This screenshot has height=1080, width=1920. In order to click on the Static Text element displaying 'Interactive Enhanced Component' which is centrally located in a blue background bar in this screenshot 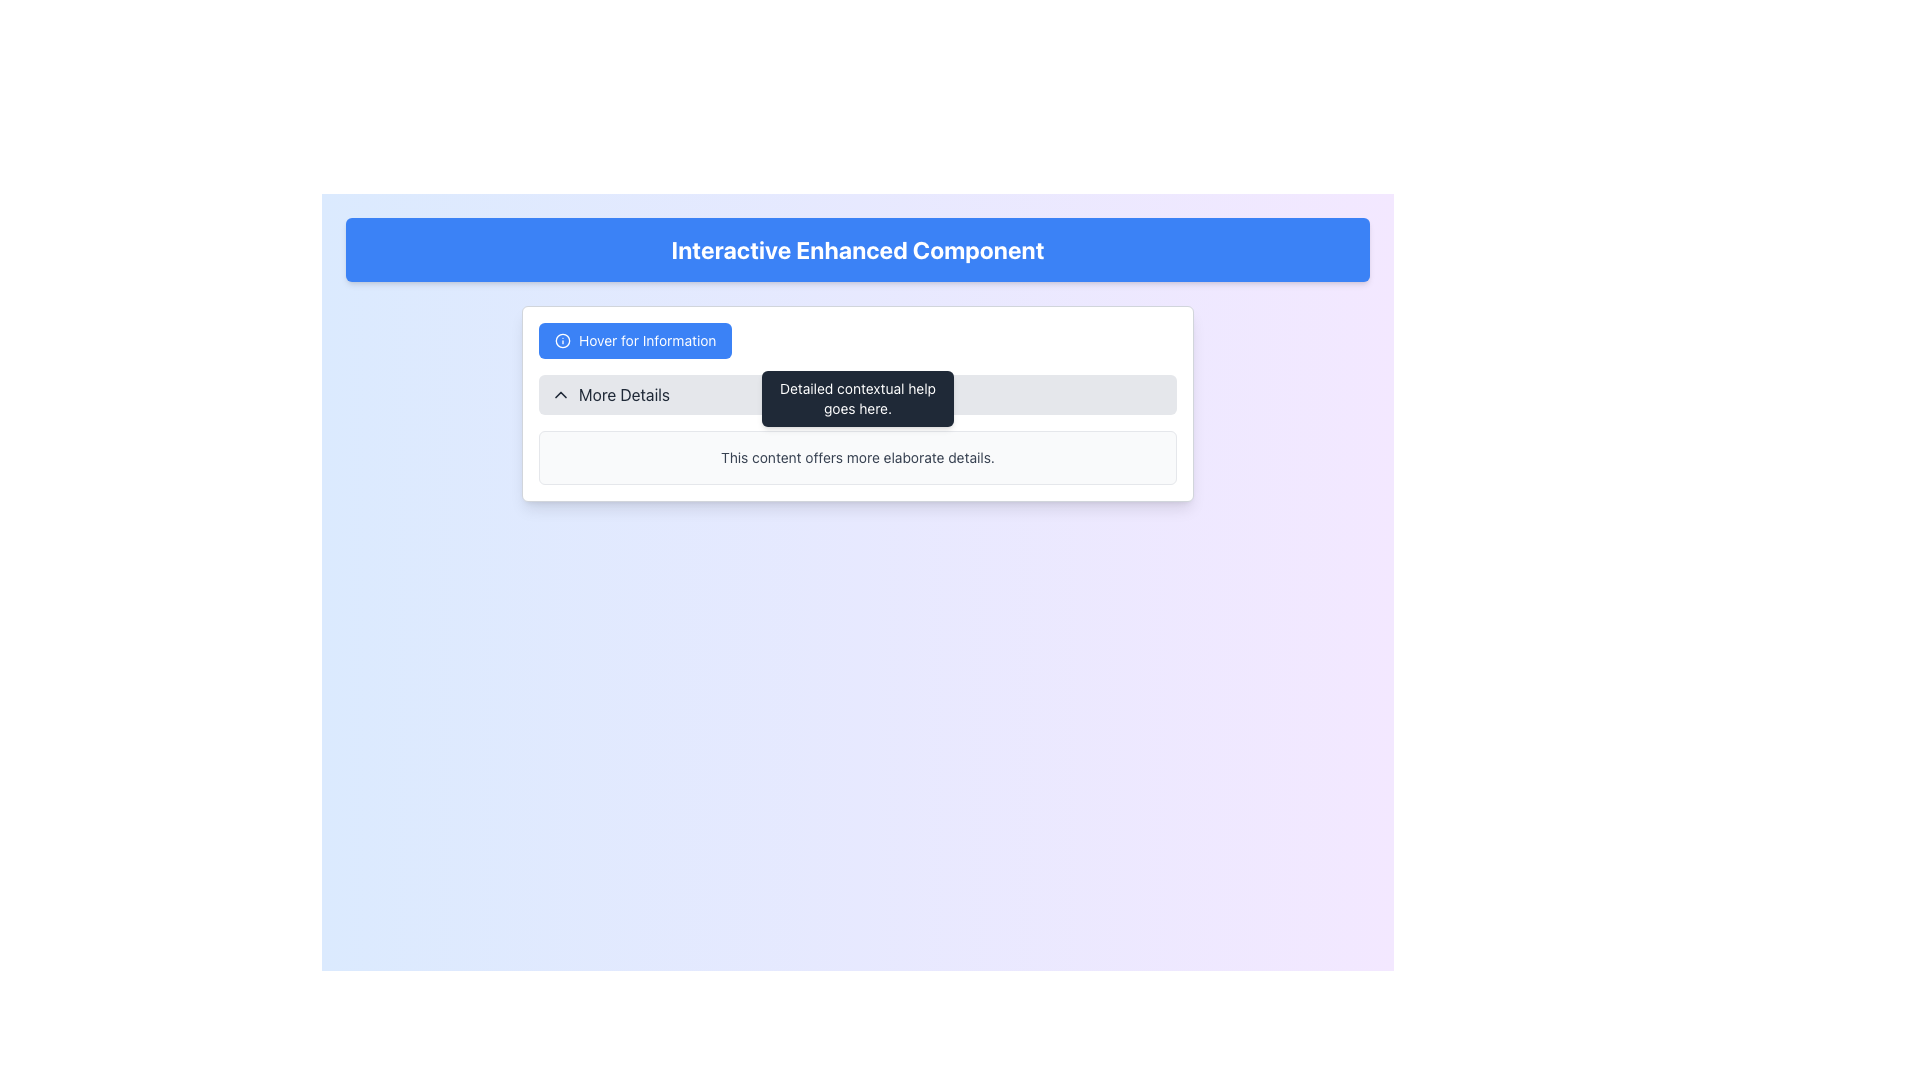, I will do `click(858, 249)`.